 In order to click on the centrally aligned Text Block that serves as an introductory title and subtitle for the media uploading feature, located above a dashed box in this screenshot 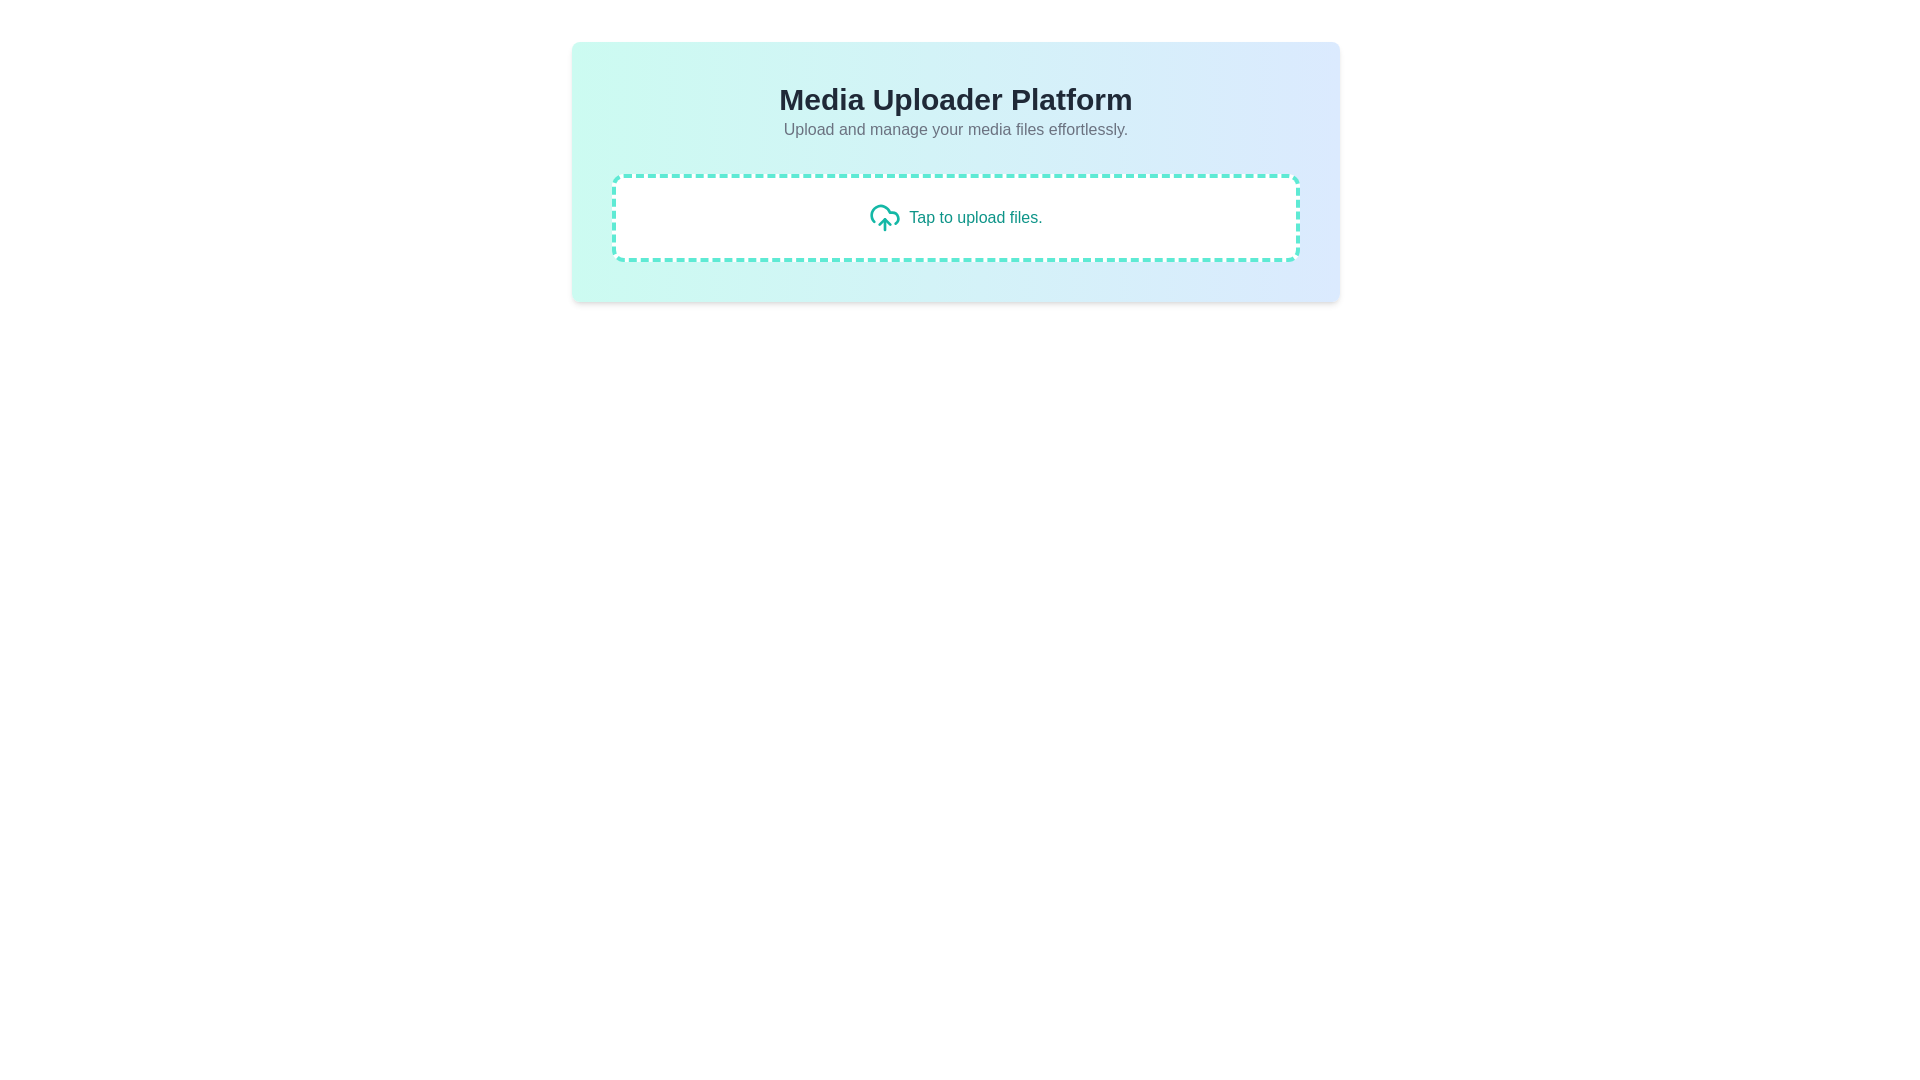, I will do `click(954, 111)`.